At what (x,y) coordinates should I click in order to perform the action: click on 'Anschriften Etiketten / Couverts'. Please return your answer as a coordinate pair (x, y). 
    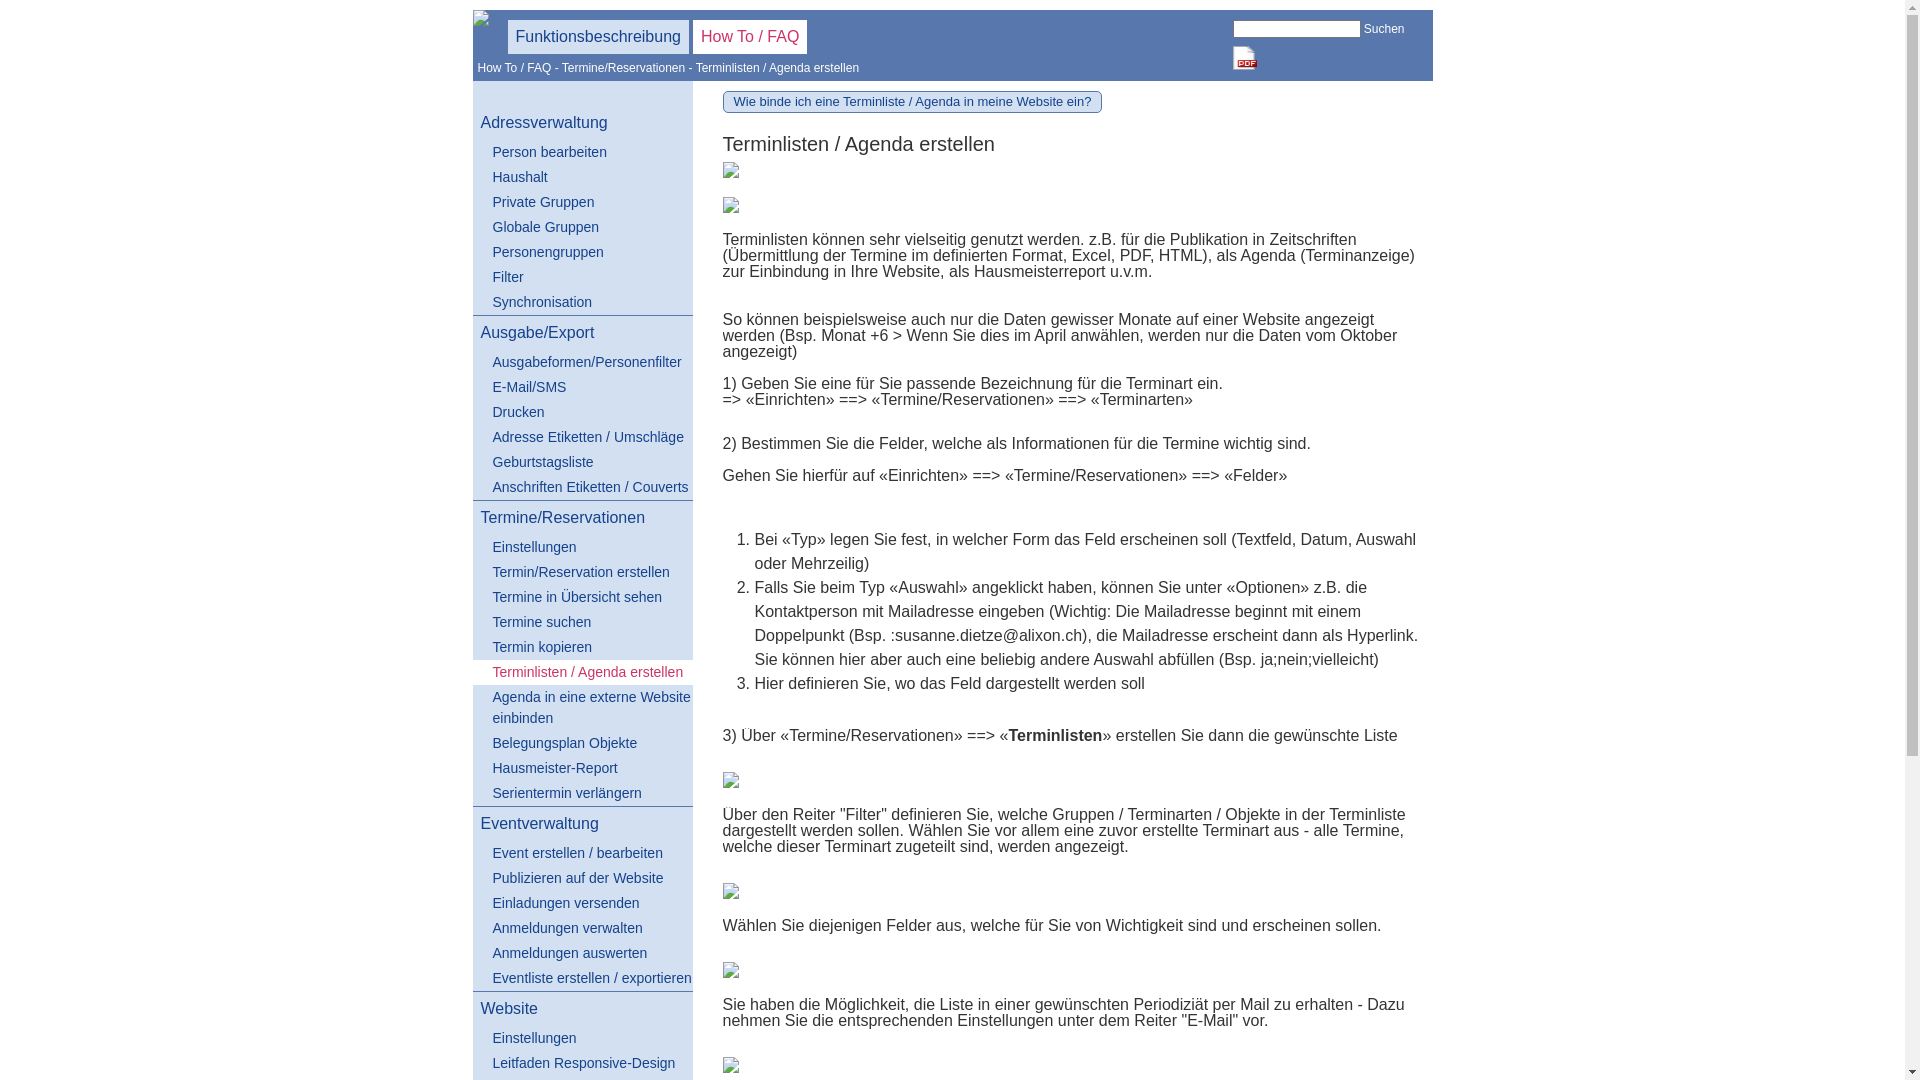
    Looking at the image, I should click on (580, 487).